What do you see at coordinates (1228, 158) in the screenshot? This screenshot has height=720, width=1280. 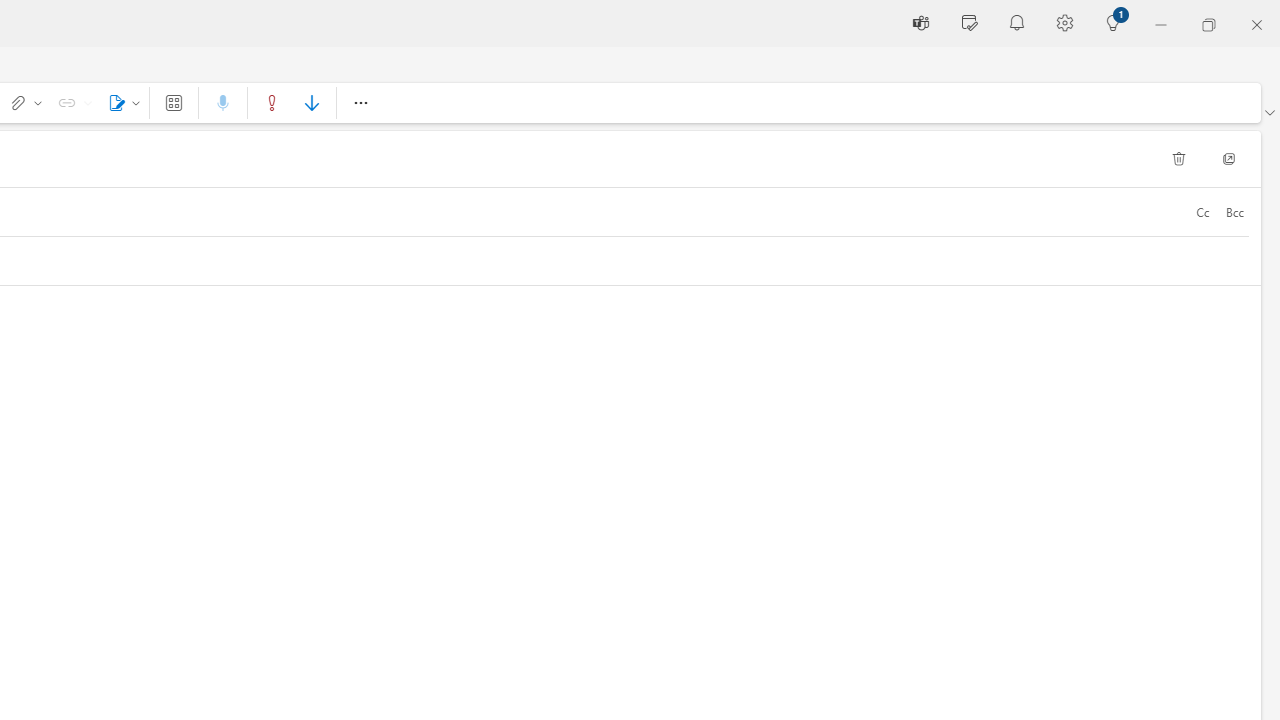 I see `'Pop Out'` at bounding box center [1228, 158].